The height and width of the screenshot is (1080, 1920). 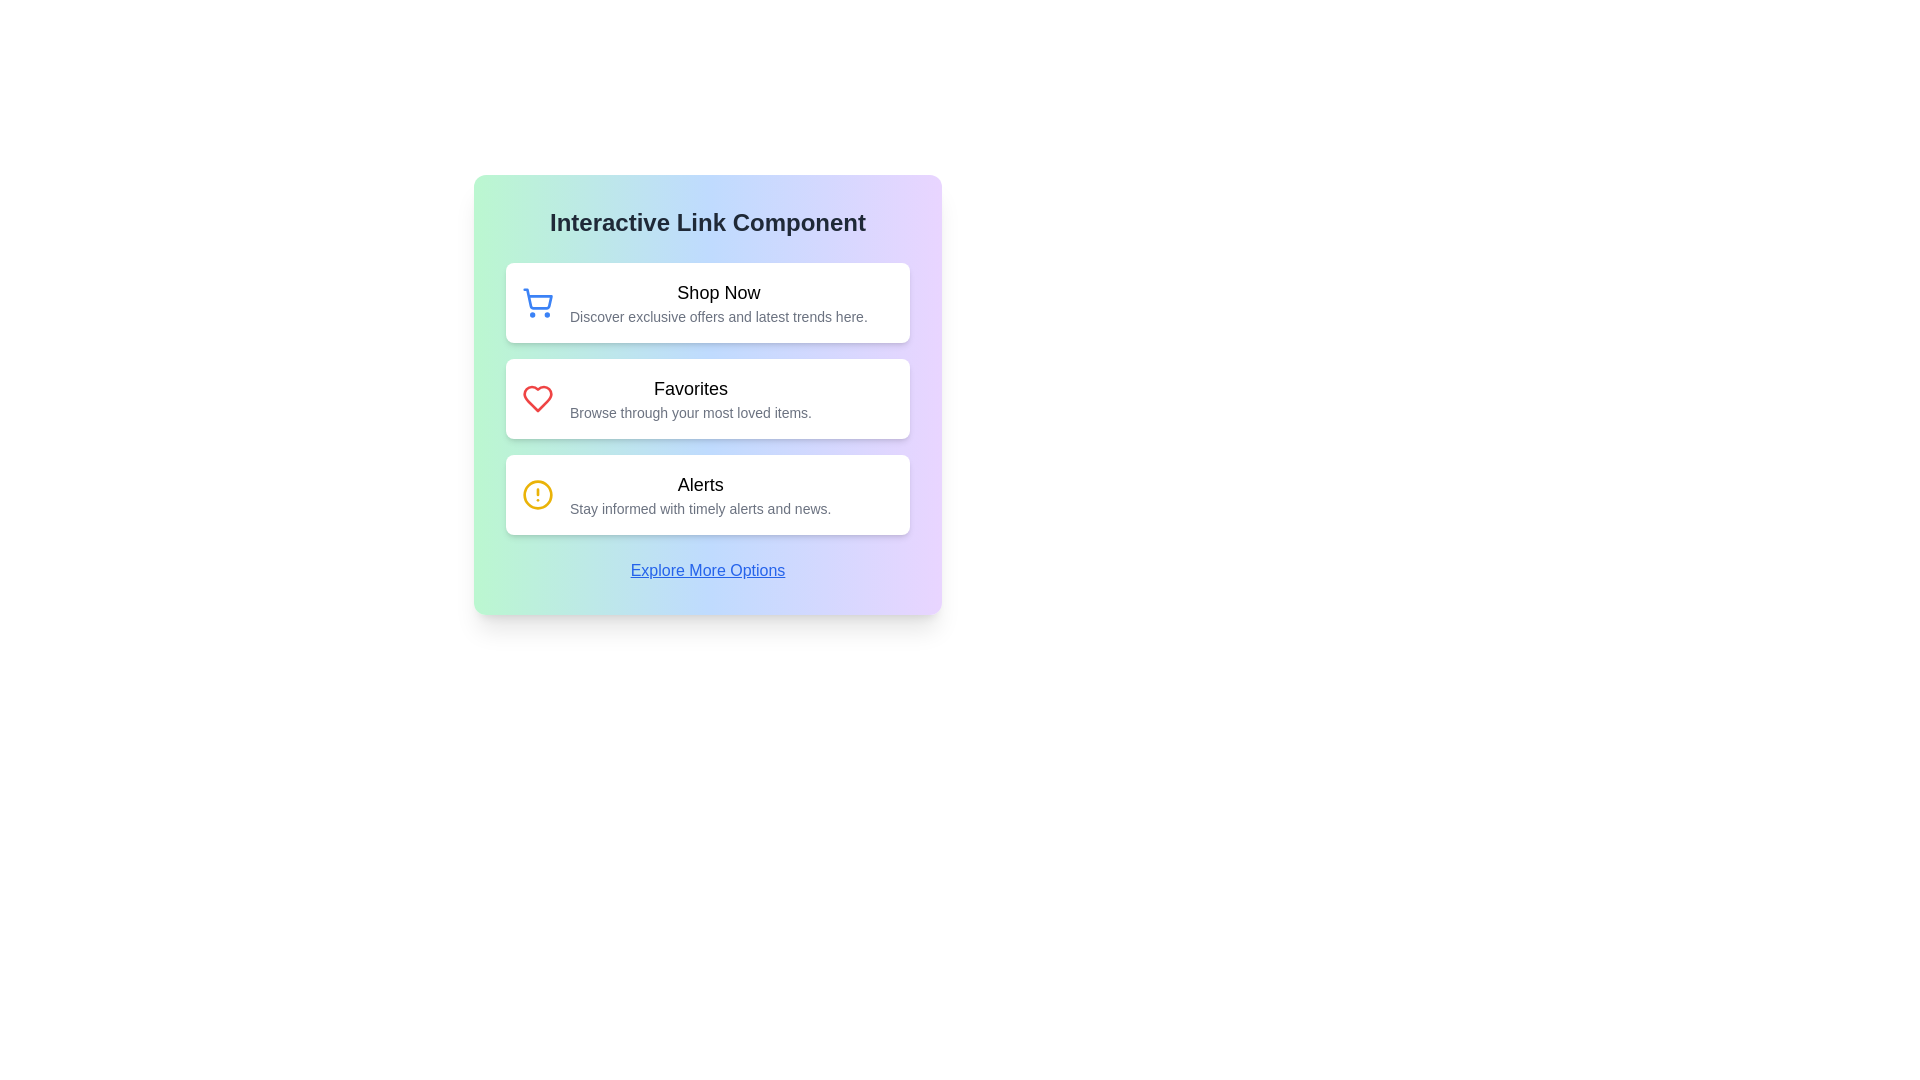 What do you see at coordinates (537, 494) in the screenshot?
I see `the alert icon located in the third item of the list within the middle card, which precedes the text 'Alerts.'` at bounding box center [537, 494].